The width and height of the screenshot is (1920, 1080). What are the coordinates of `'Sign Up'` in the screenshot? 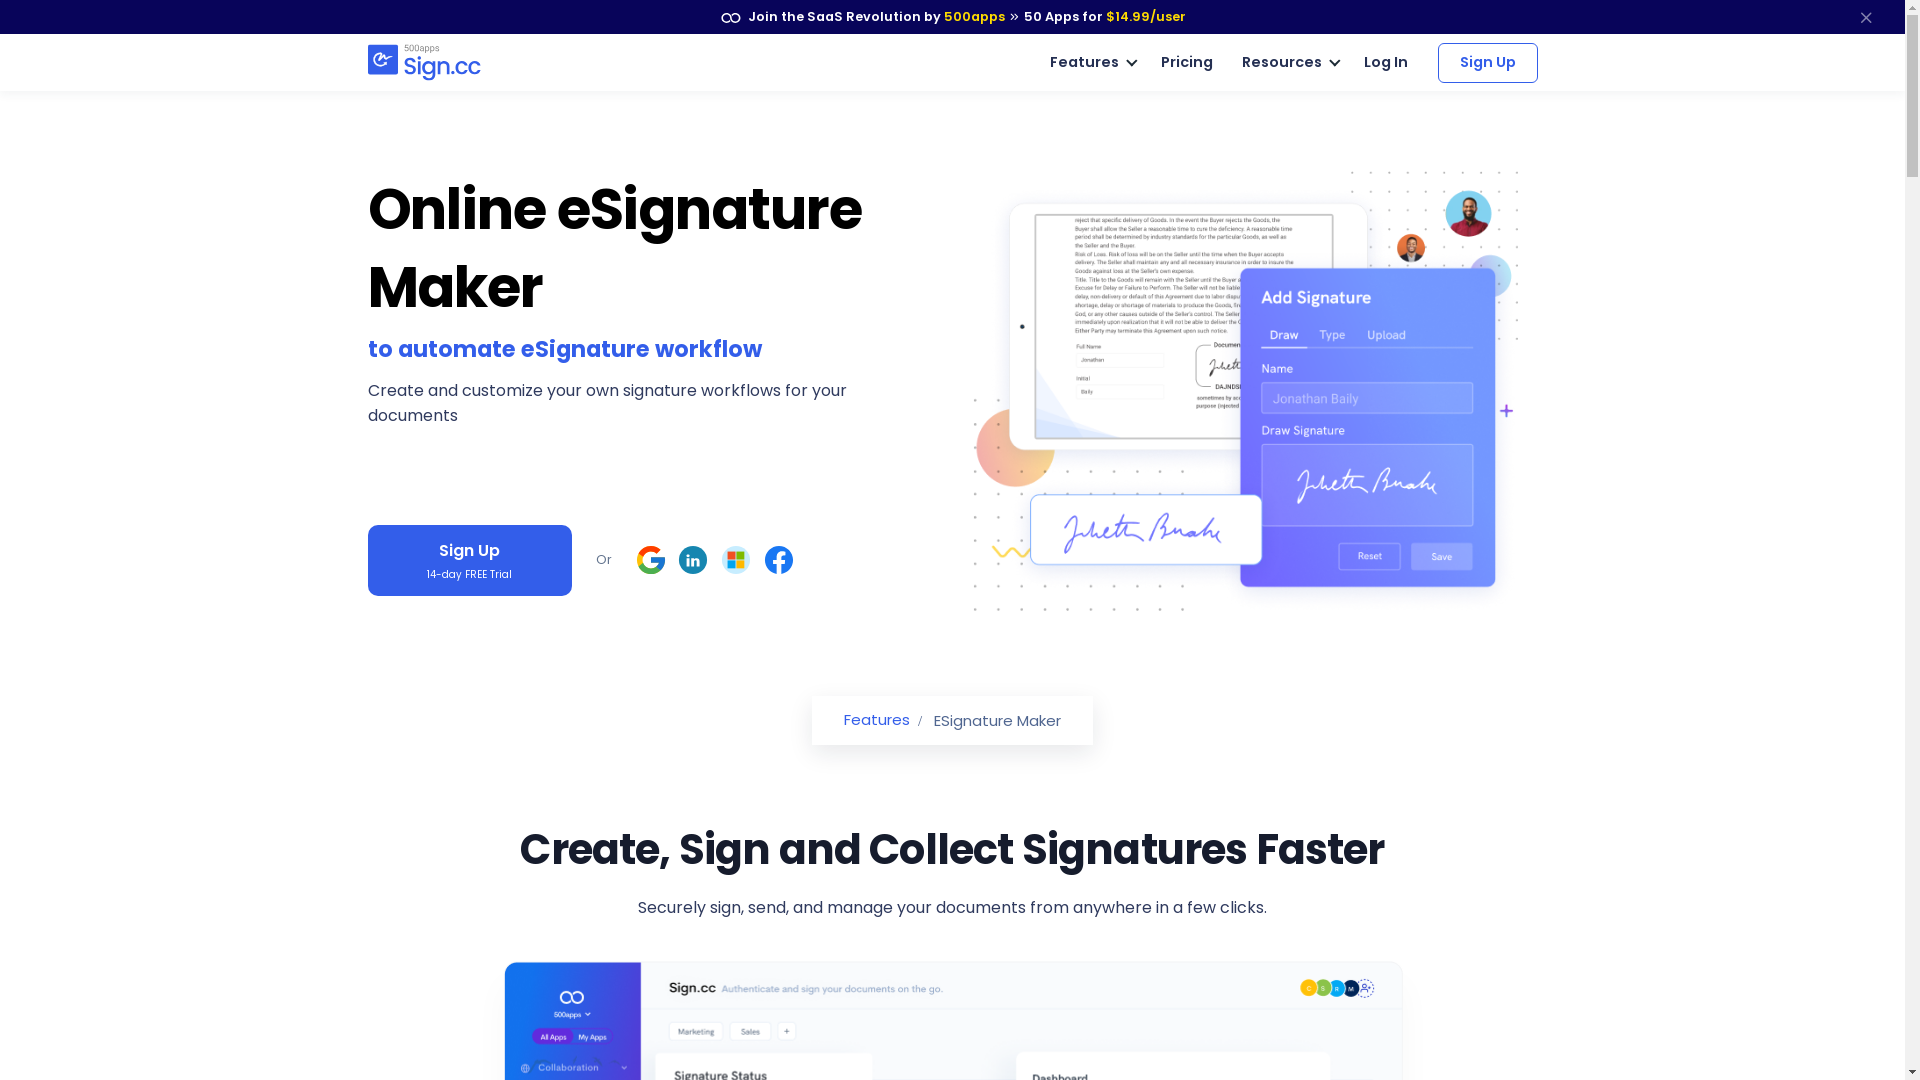 It's located at (1488, 60).